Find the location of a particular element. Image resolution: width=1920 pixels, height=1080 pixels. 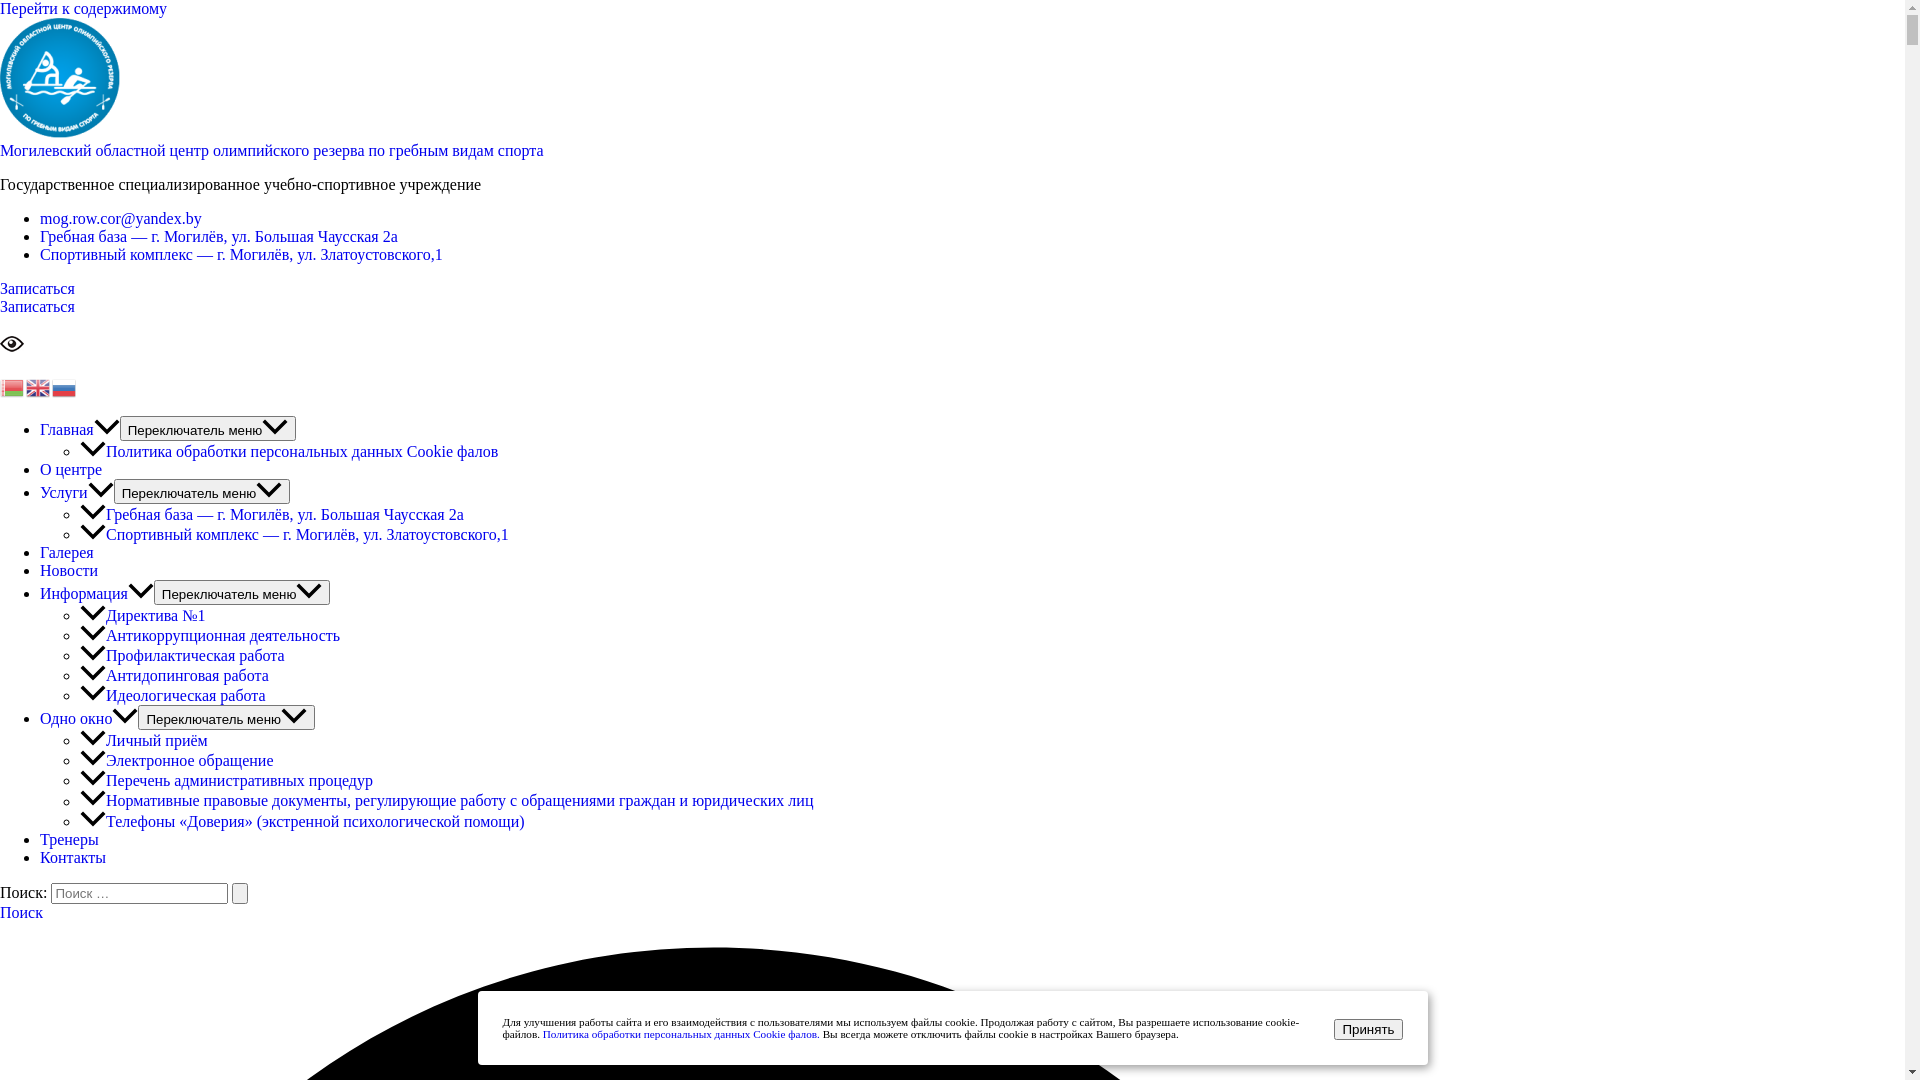

'English' is located at coordinates (38, 386).